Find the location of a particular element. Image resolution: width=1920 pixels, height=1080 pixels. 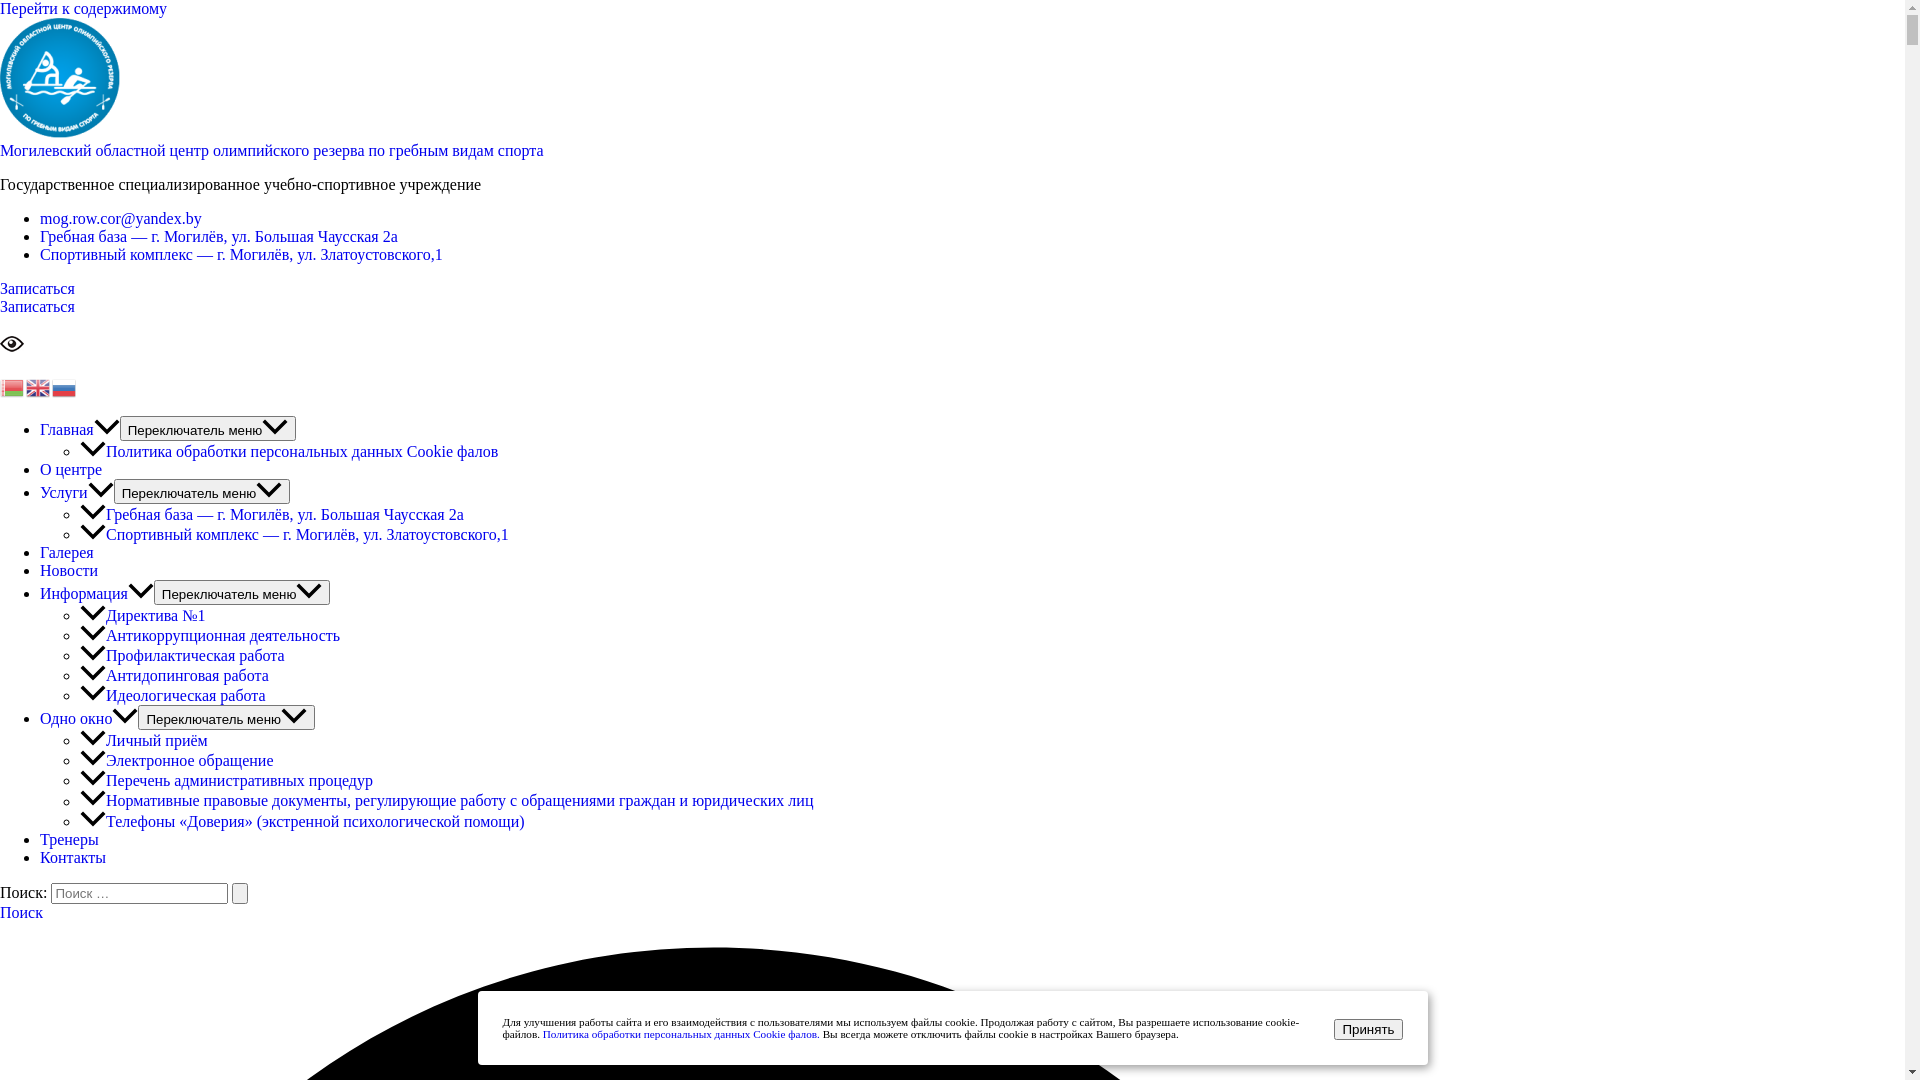

'English' is located at coordinates (38, 386).